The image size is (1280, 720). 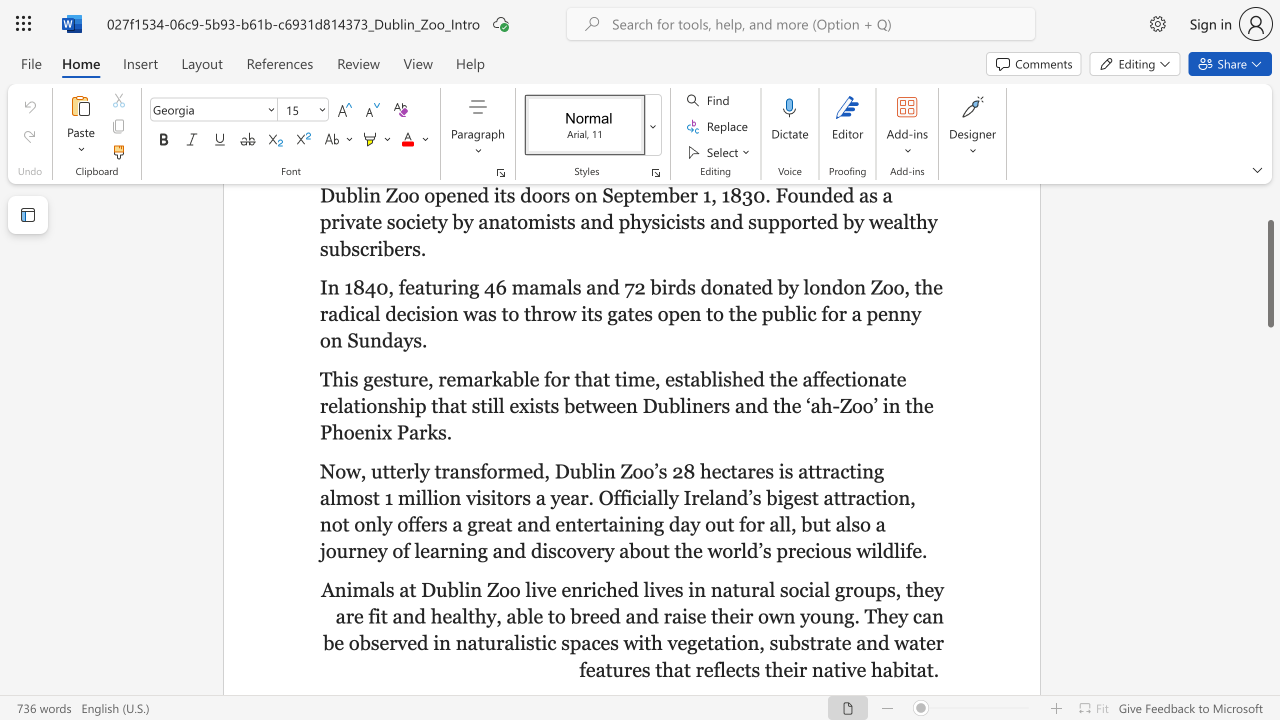 I want to click on the subset text "ttracting almost 1 million visitors a year. Officially Ireland’s bigest att" within the text "Now, utterly transformed, Dublin Zoo’s 28 hectares is attracting almost 1 million visitors a year. Officially Ireland’s bigest attraction, not only", so click(x=808, y=471).